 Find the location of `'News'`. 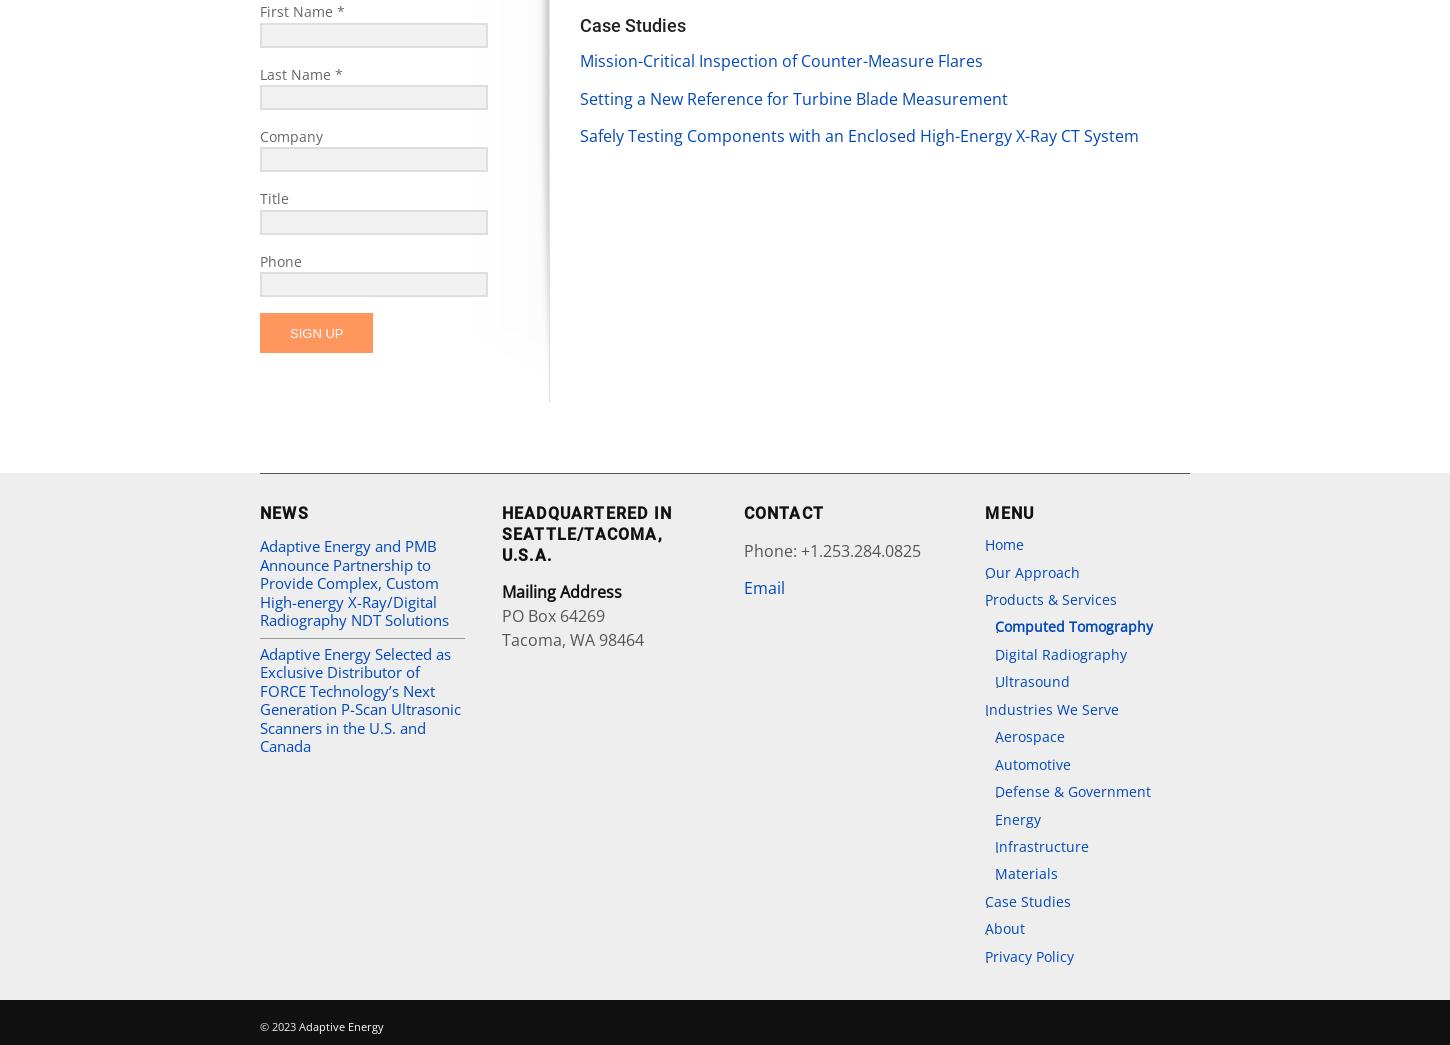

'News' is located at coordinates (259, 512).